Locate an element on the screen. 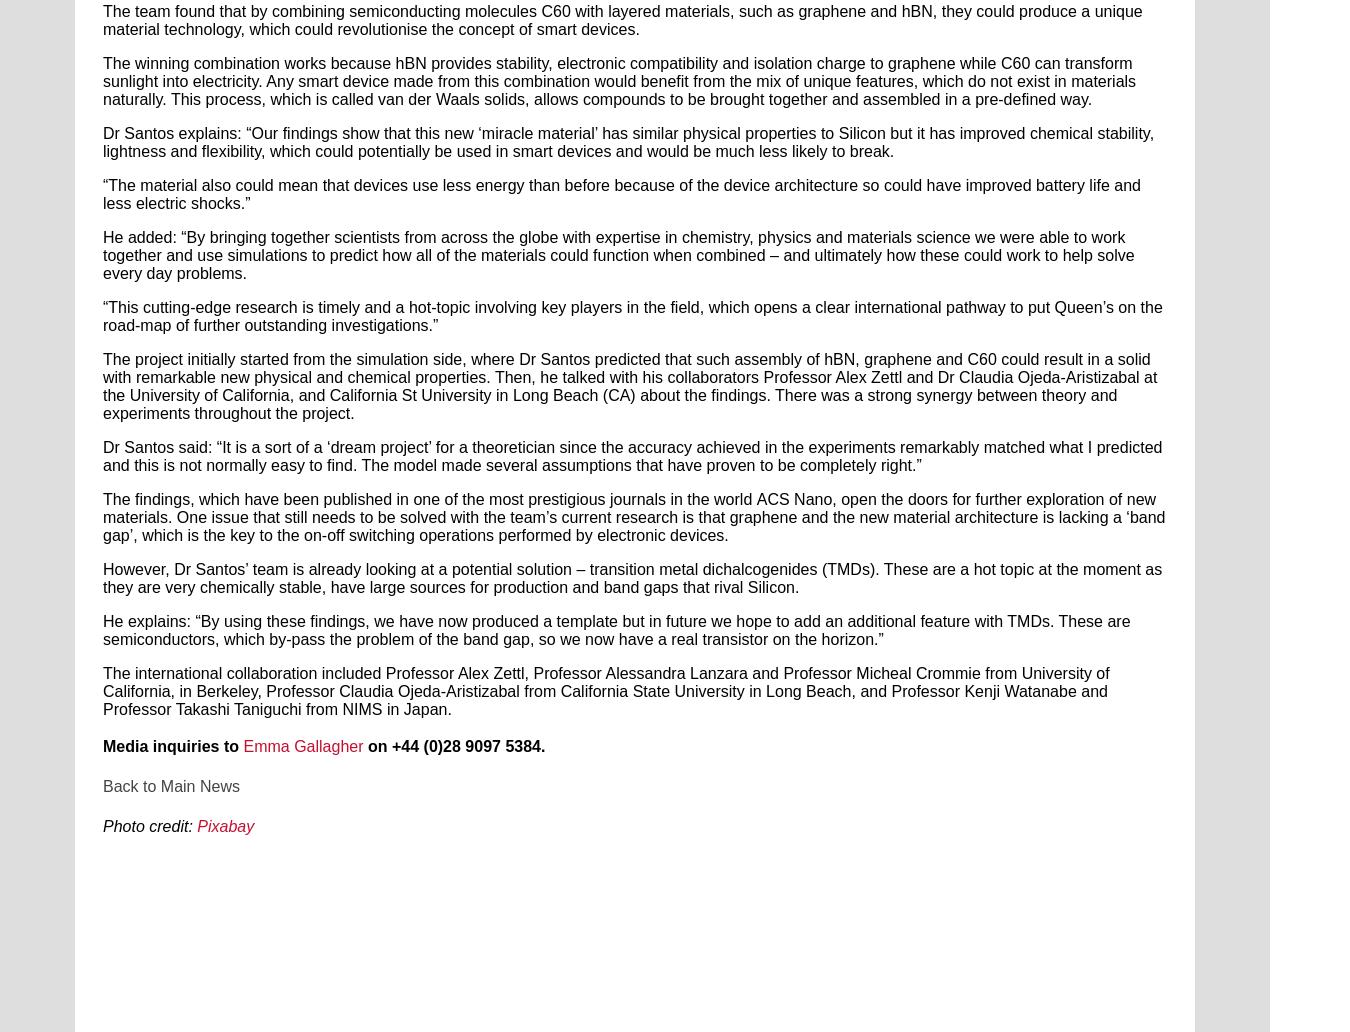 The width and height of the screenshot is (1350, 1032). 'Photo credit:' is located at coordinates (147, 826).